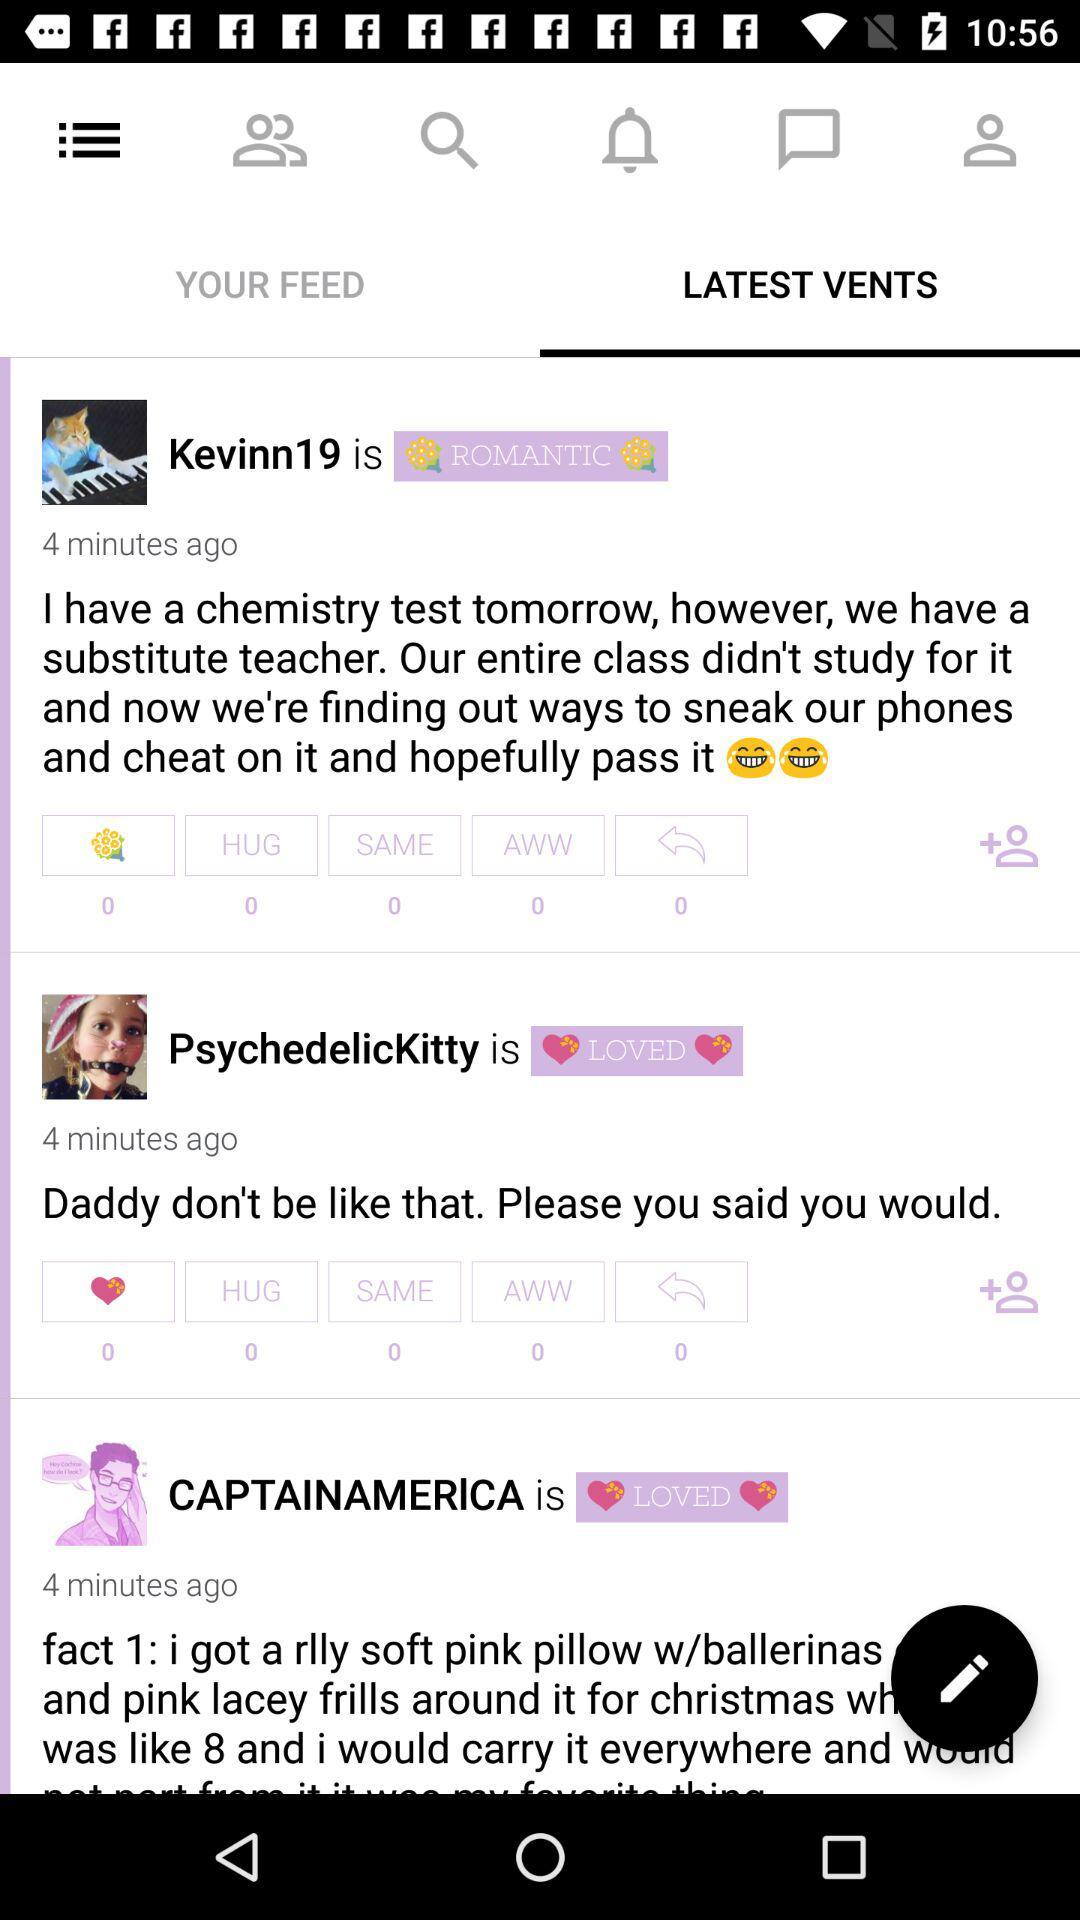 Image resolution: width=1080 pixels, height=1920 pixels. Describe the element at coordinates (1009, 845) in the screenshot. I see `friend` at that location.